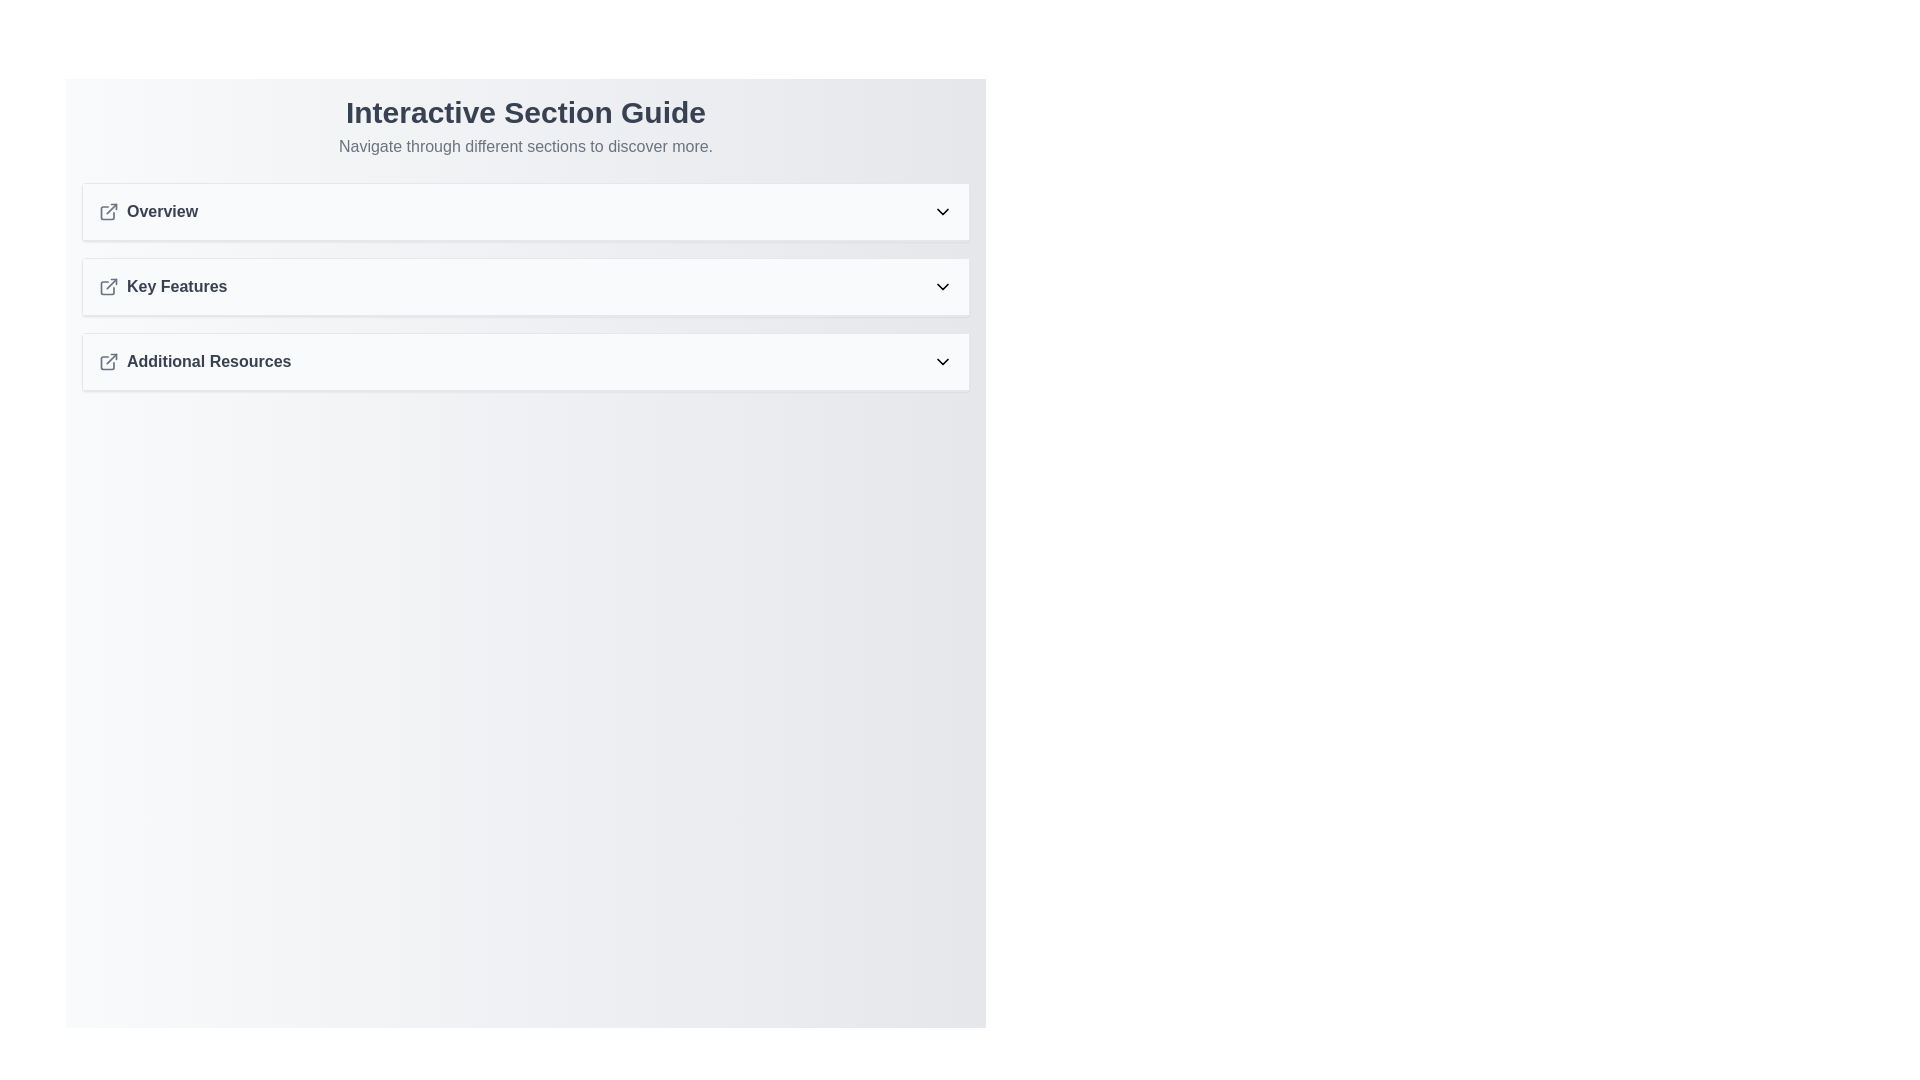  Describe the element at coordinates (177, 286) in the screenshot. I see `text label 'Key Features' which is styled in bold gray font, located in the middle of a vertical stack of text items between 'Overview' and 'Additional Resources'` at that location.